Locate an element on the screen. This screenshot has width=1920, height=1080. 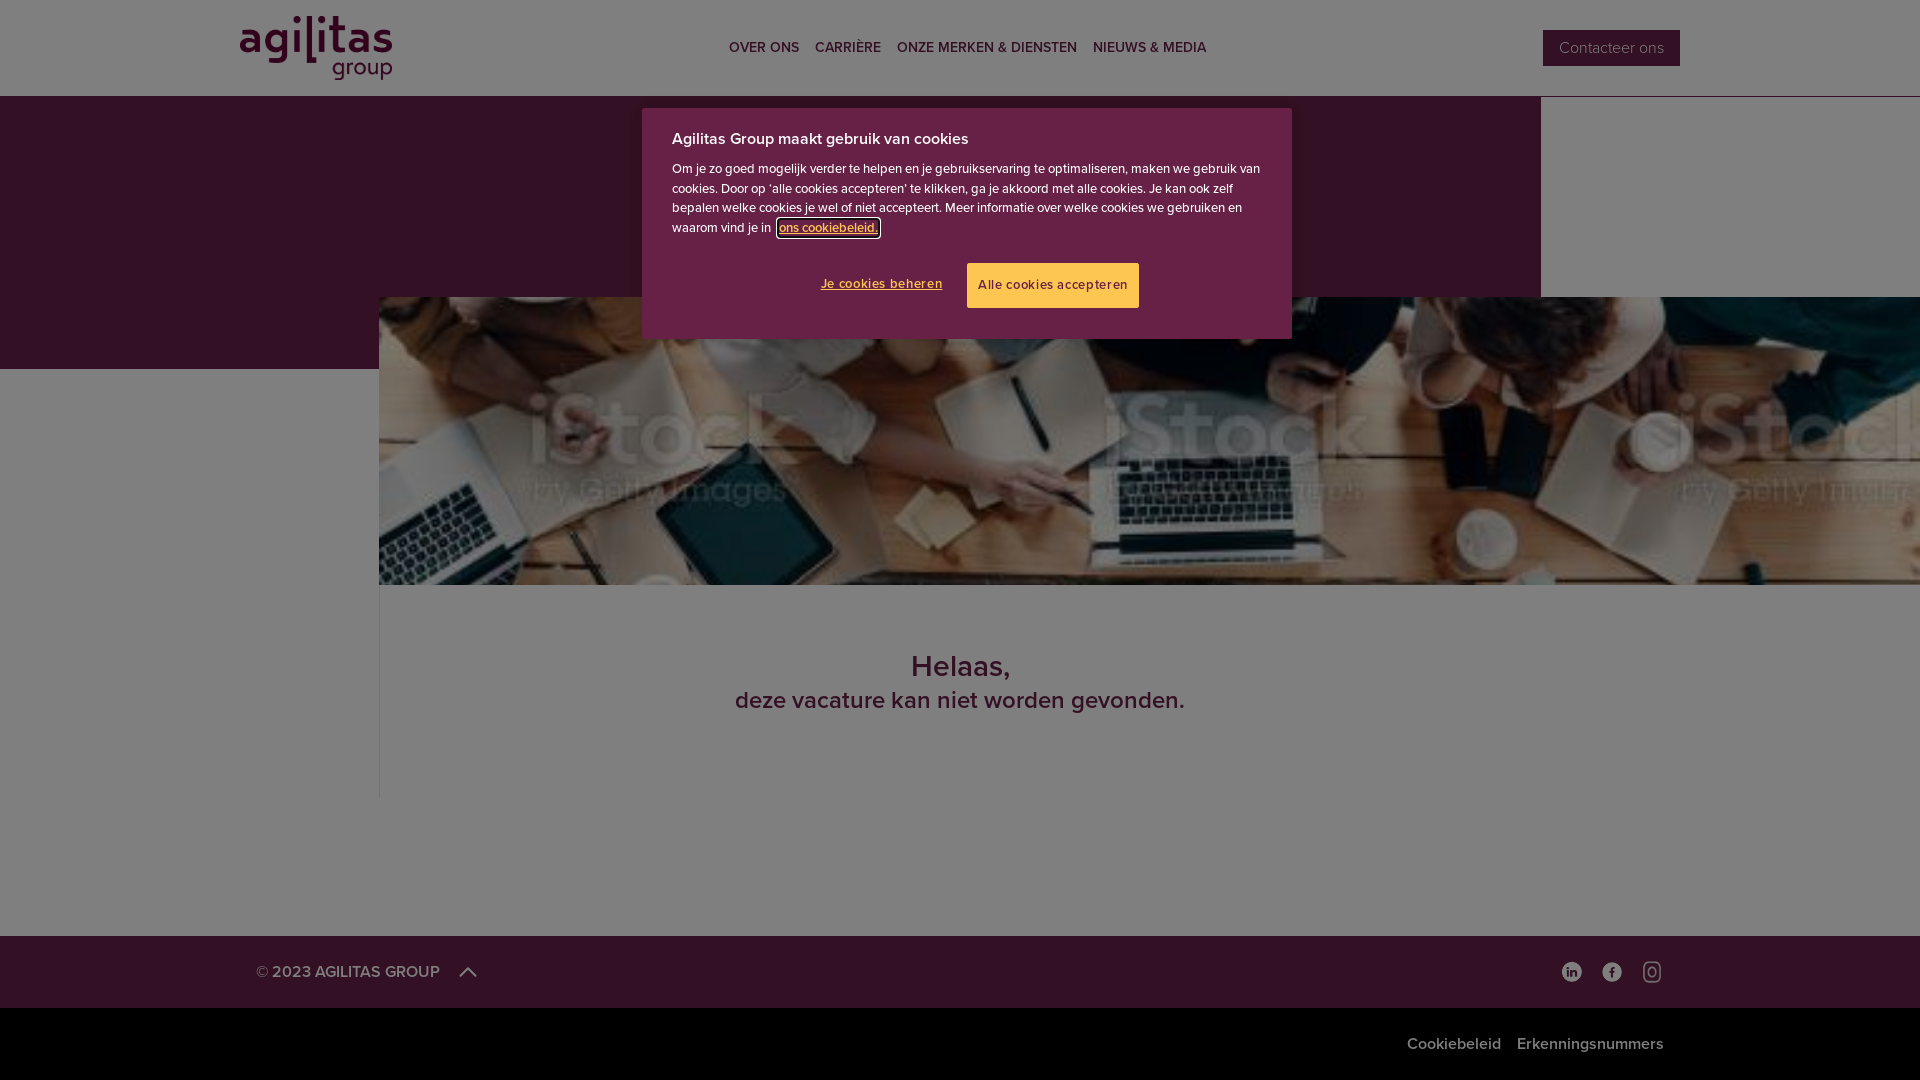
'OVER ONS' is located at coordinates (728, 46).